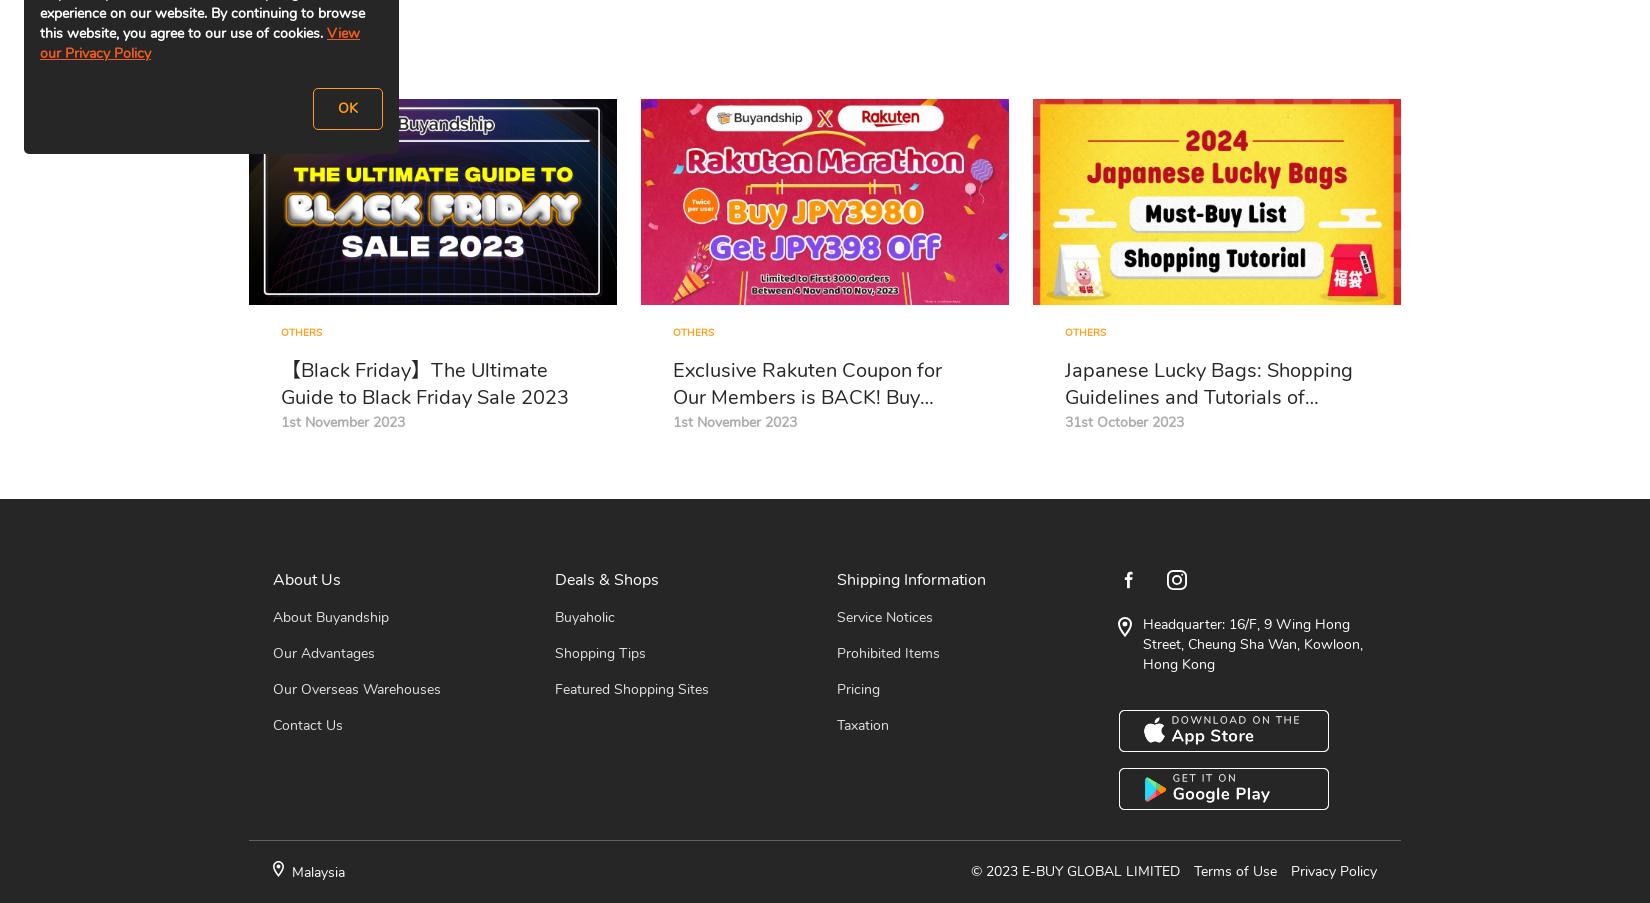  I want to click on 'Buyaholic', so click(554, 617).